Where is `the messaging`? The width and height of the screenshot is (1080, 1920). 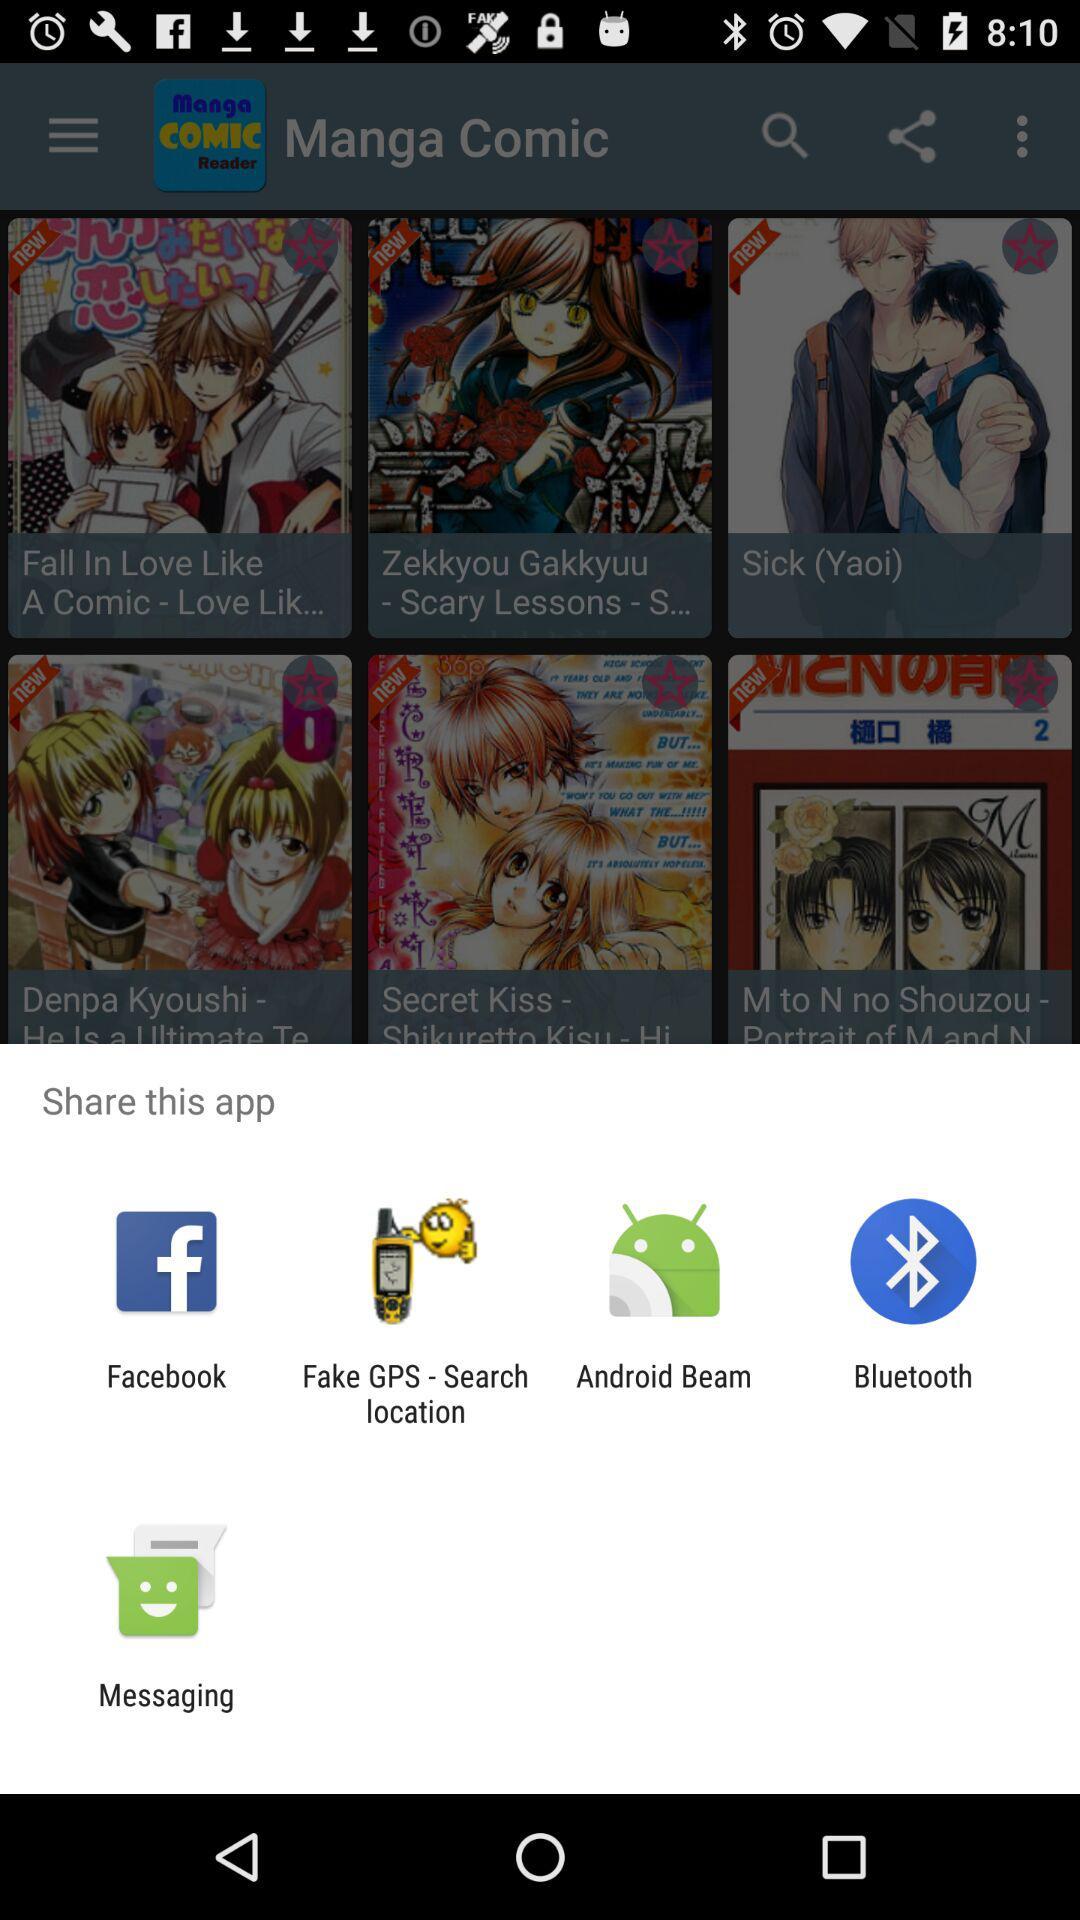 the messaging is located at coordinates (165, 1711).